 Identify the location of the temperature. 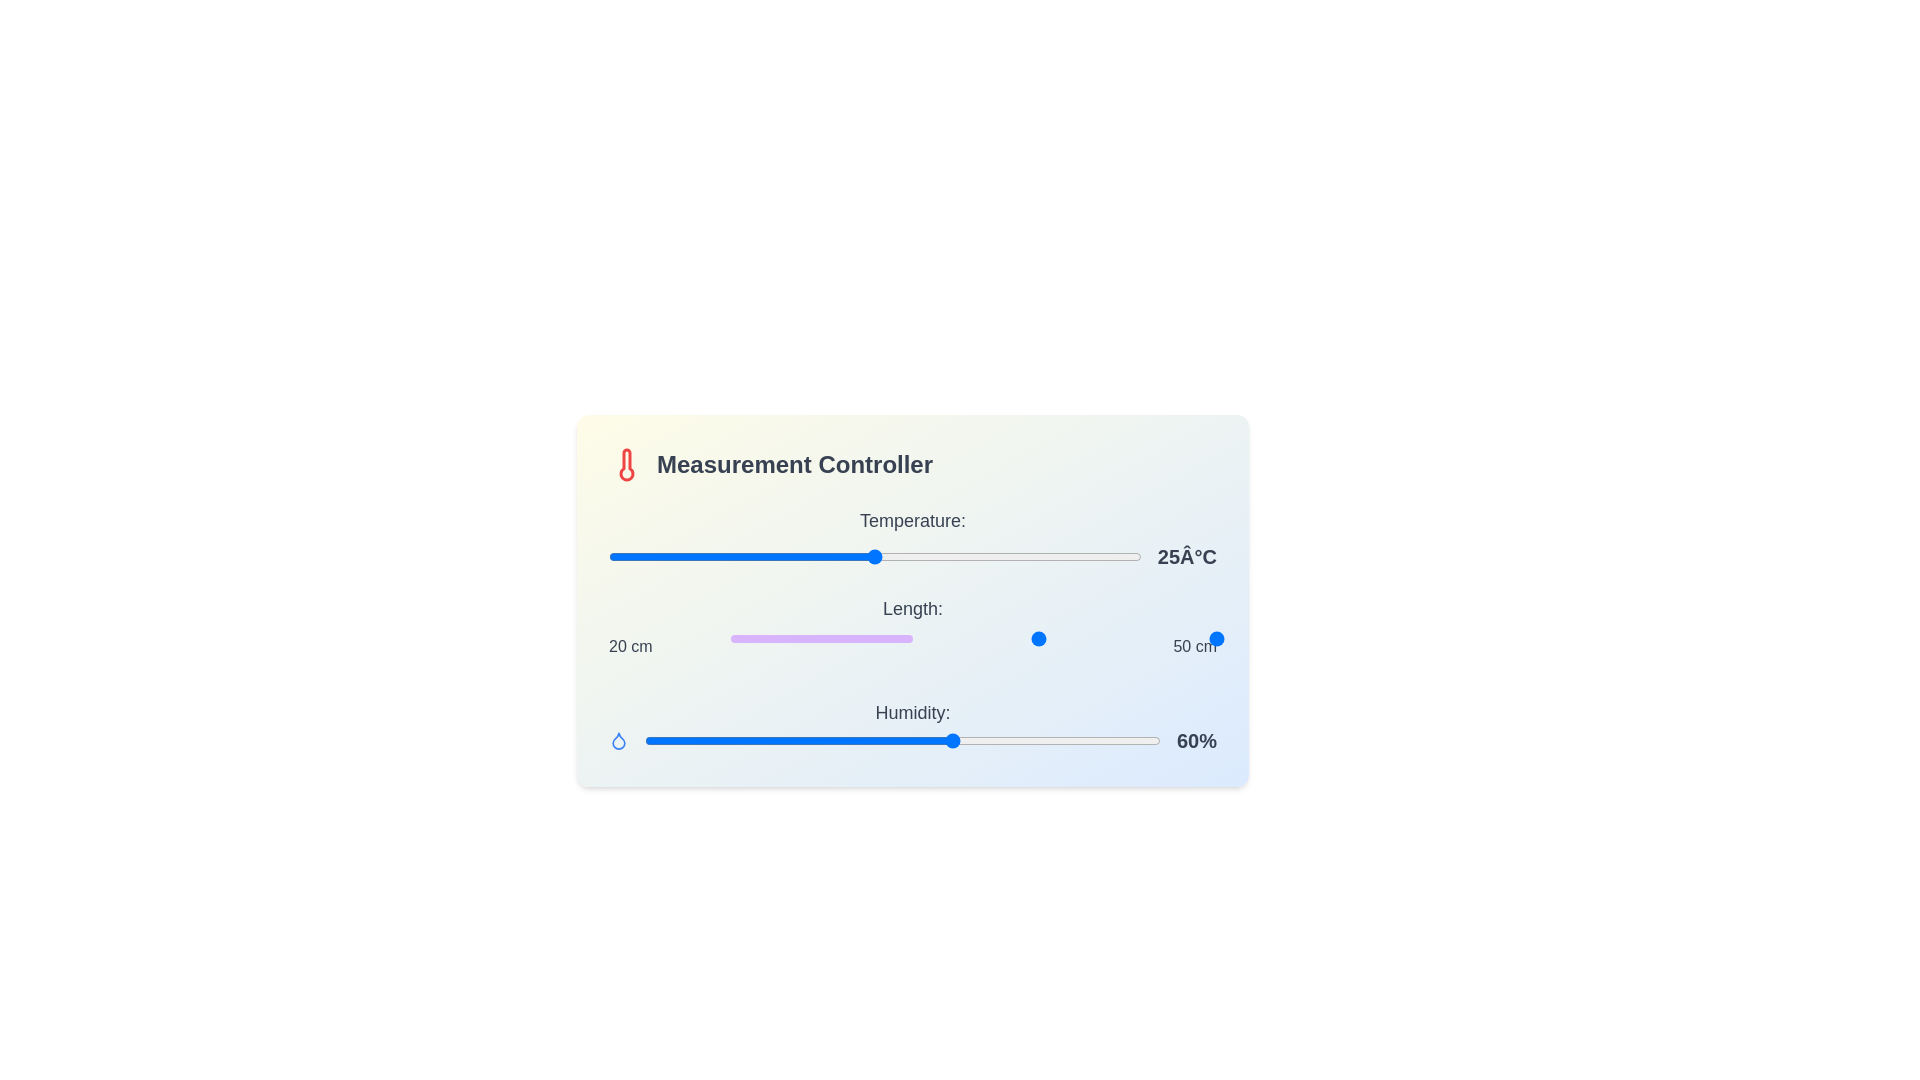
(917, 556).